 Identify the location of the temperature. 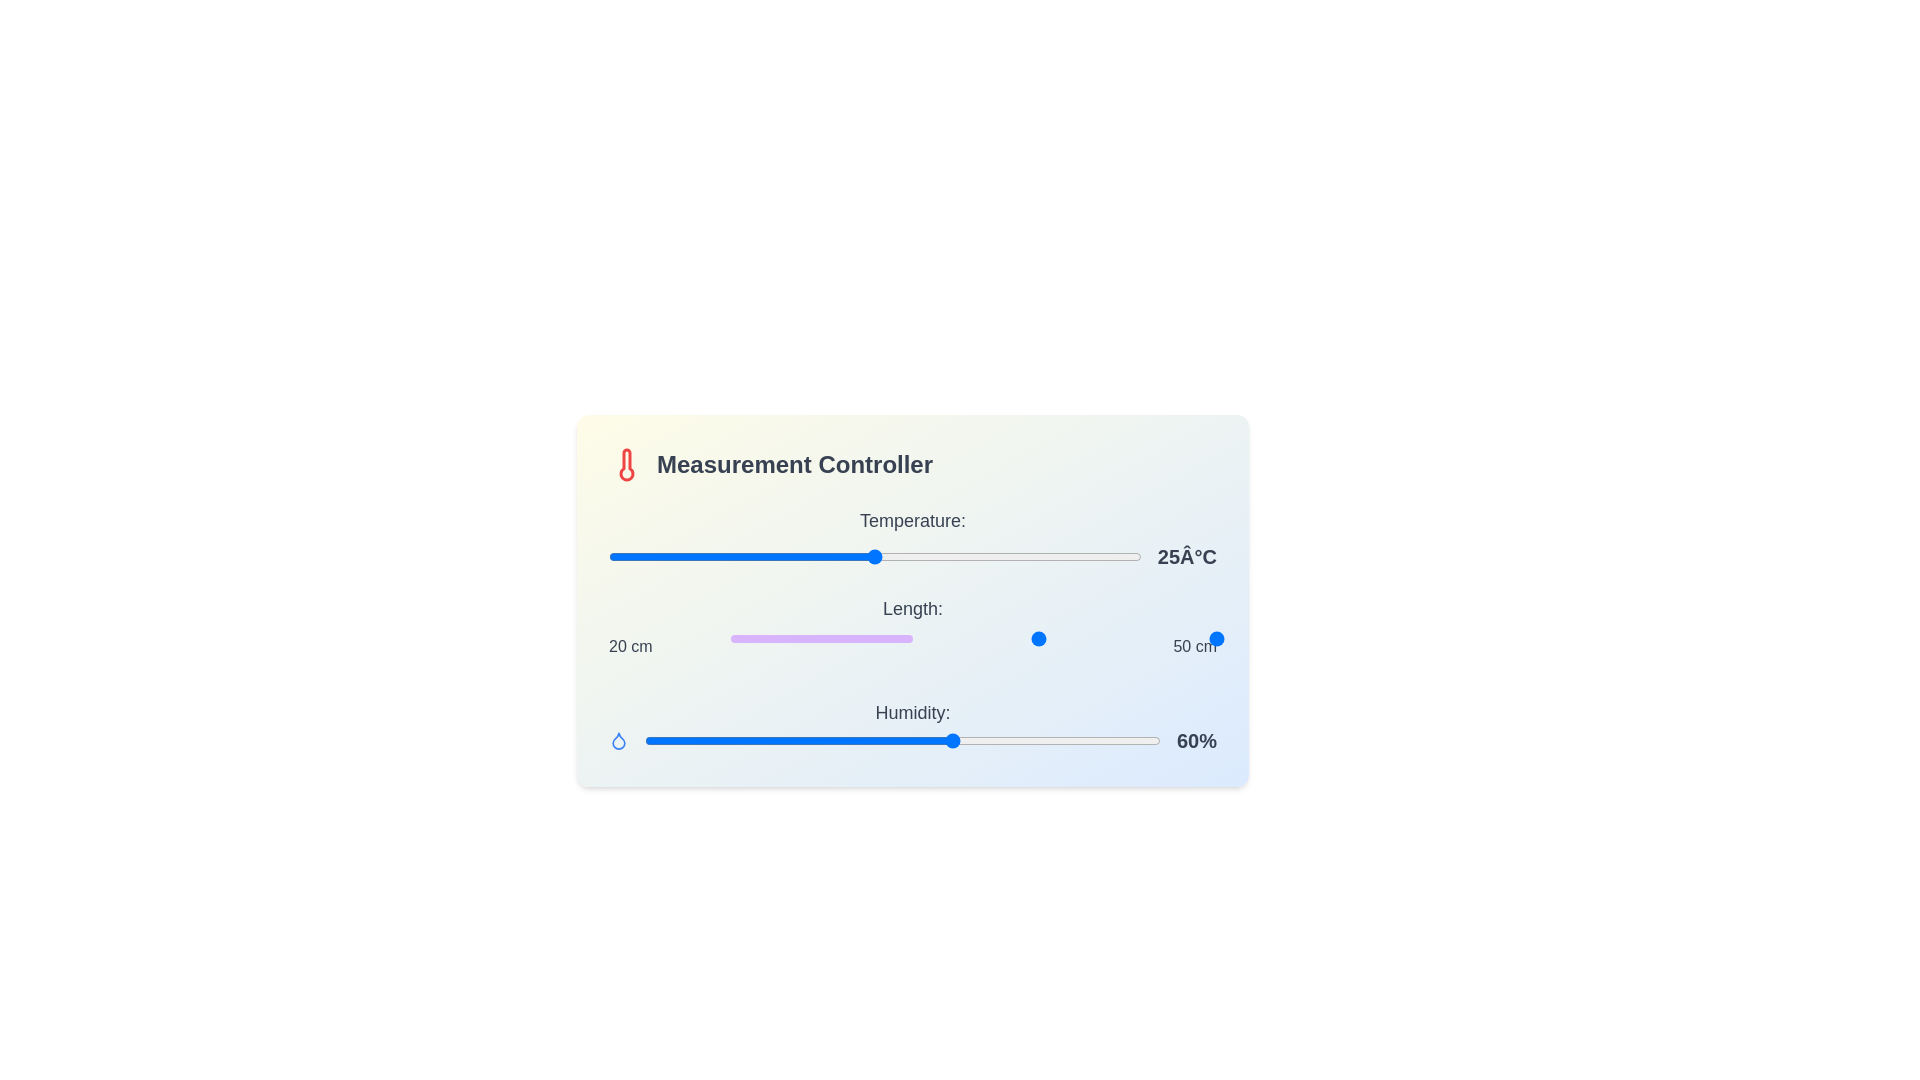
(917, 556).